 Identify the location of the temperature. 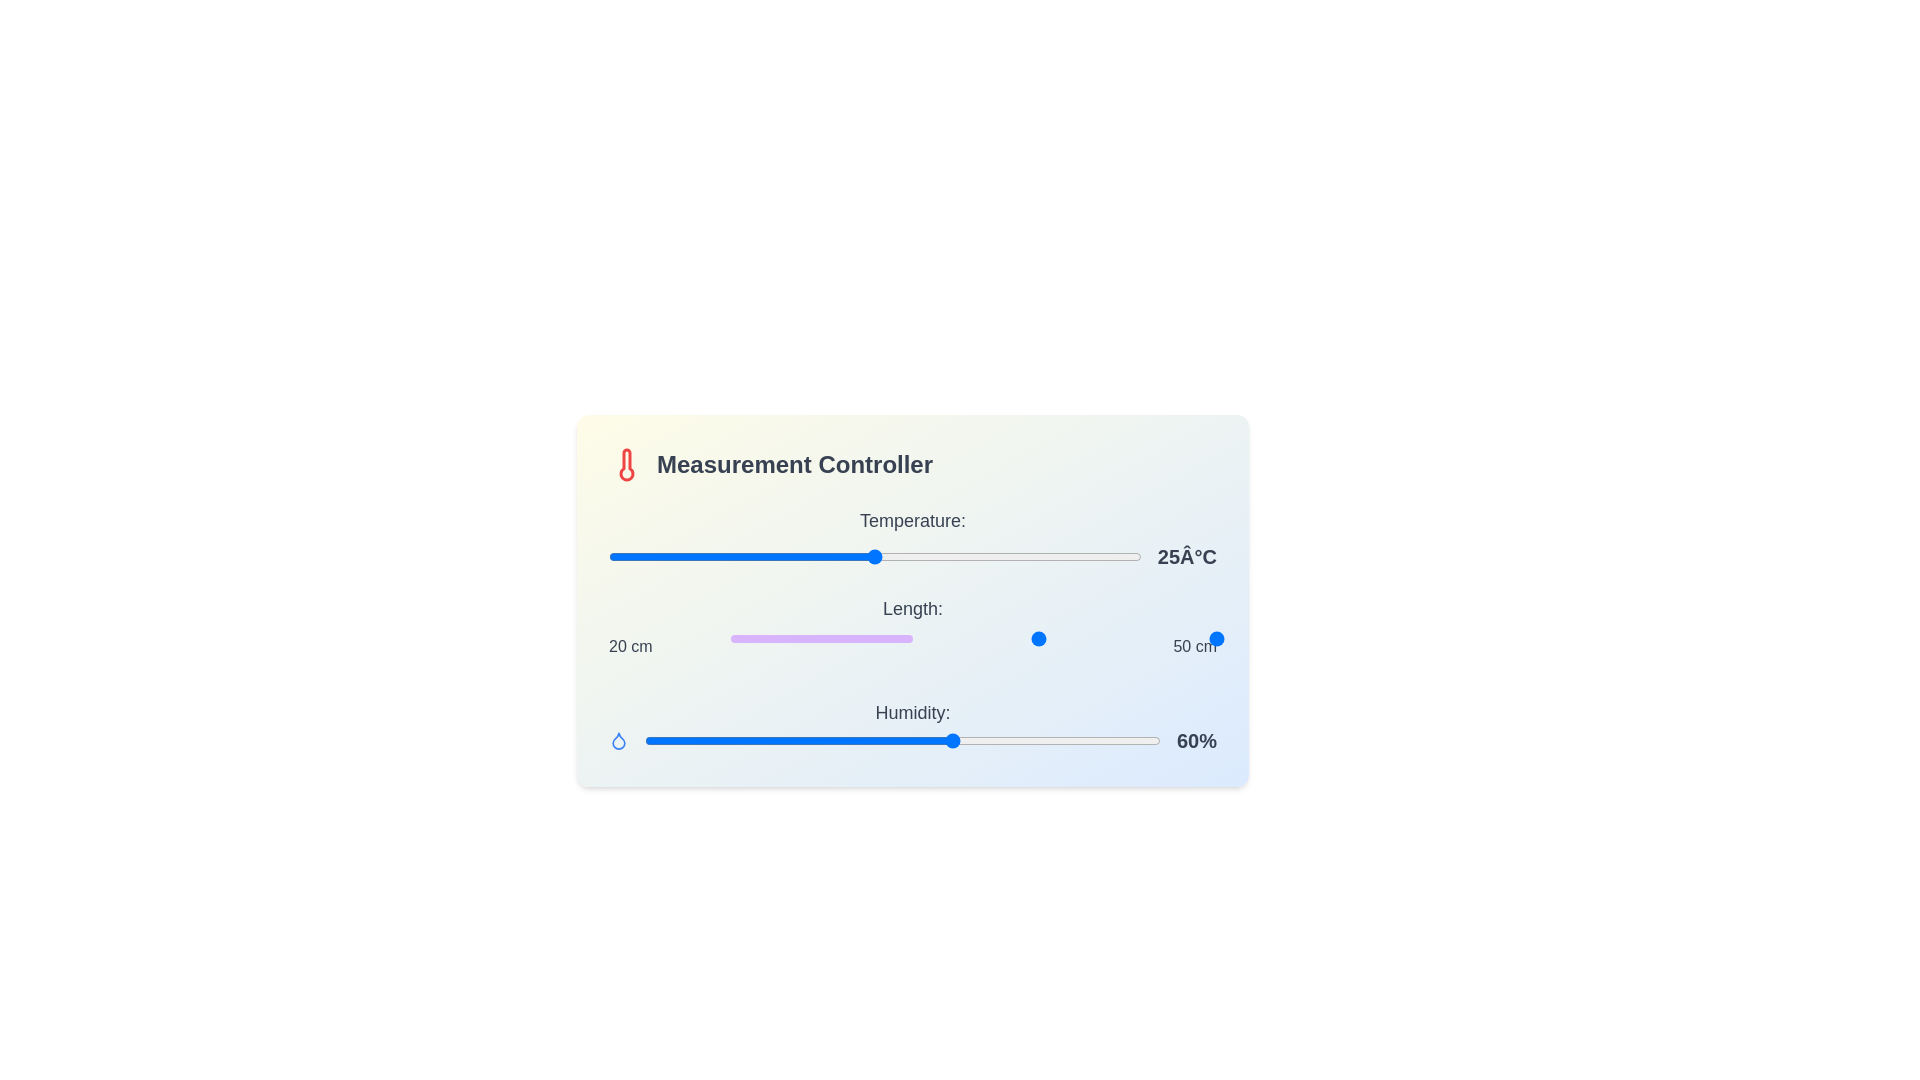
(917, 556).